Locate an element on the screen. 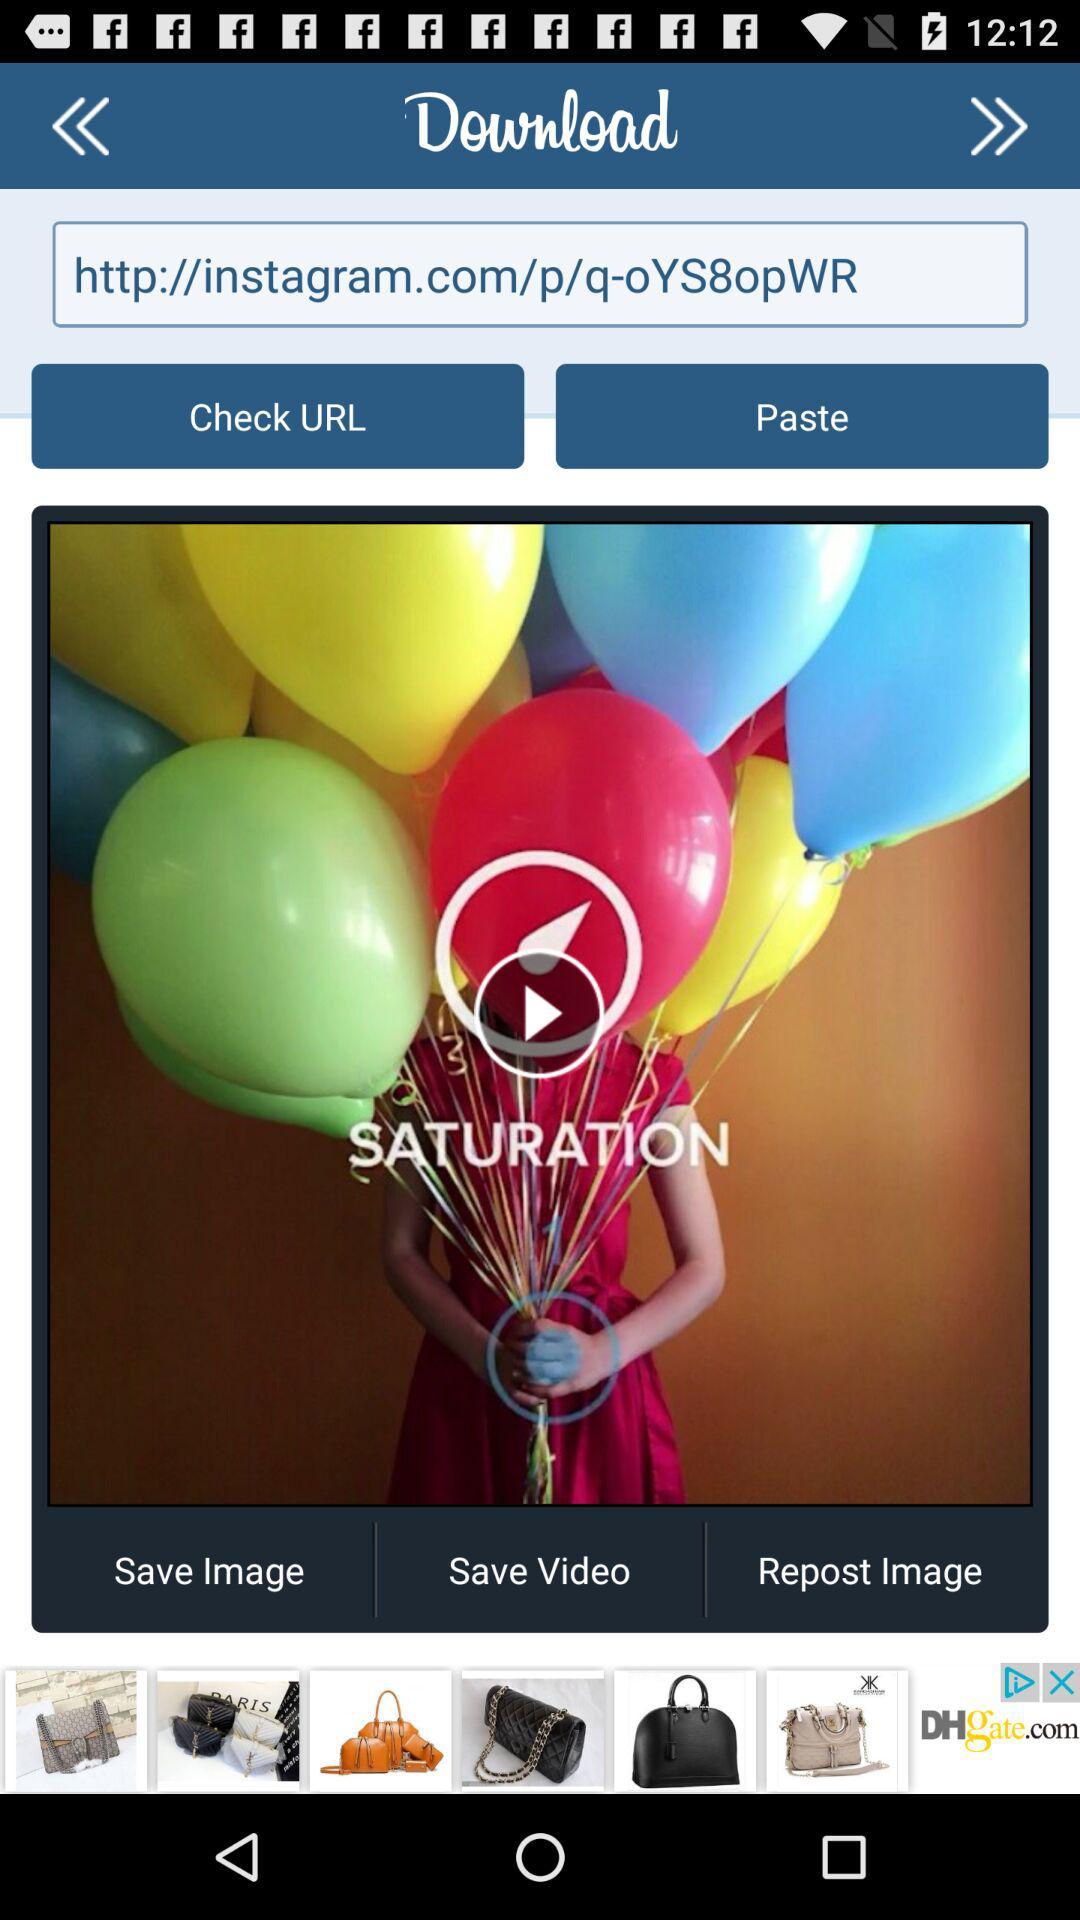 The width and height of the screenshot is (1080, 1920). go forward is located at coordinates (999, 124).